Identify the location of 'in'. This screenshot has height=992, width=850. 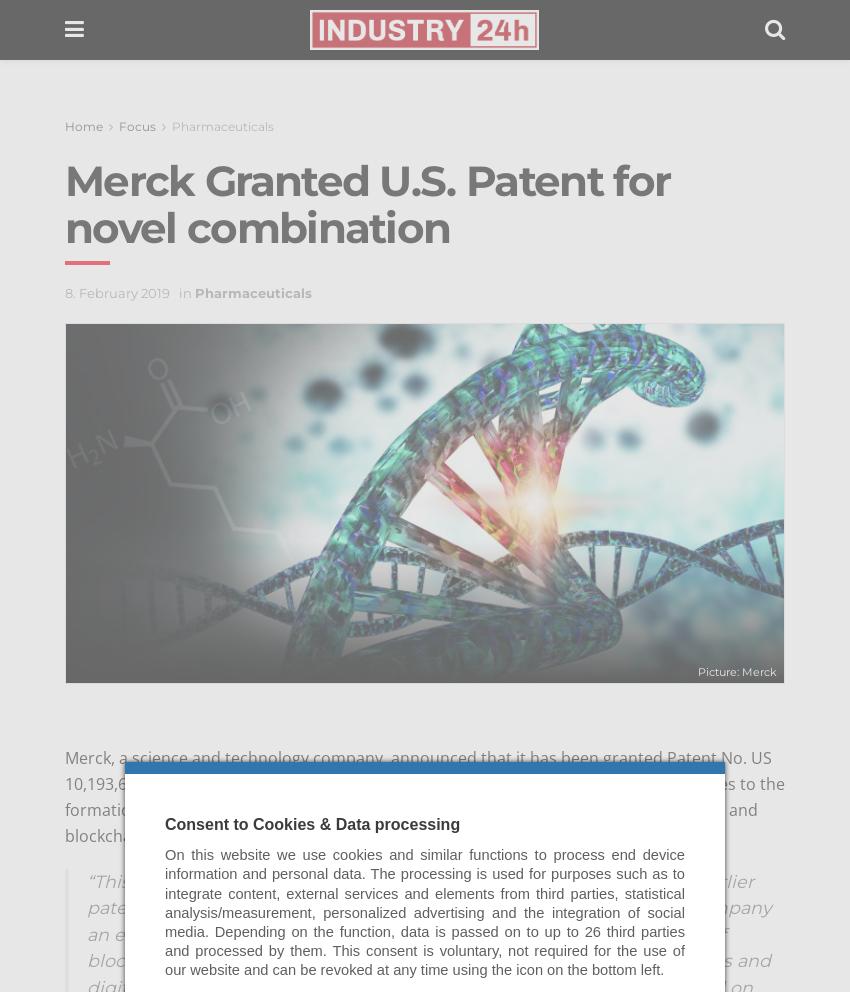
(184, 292).